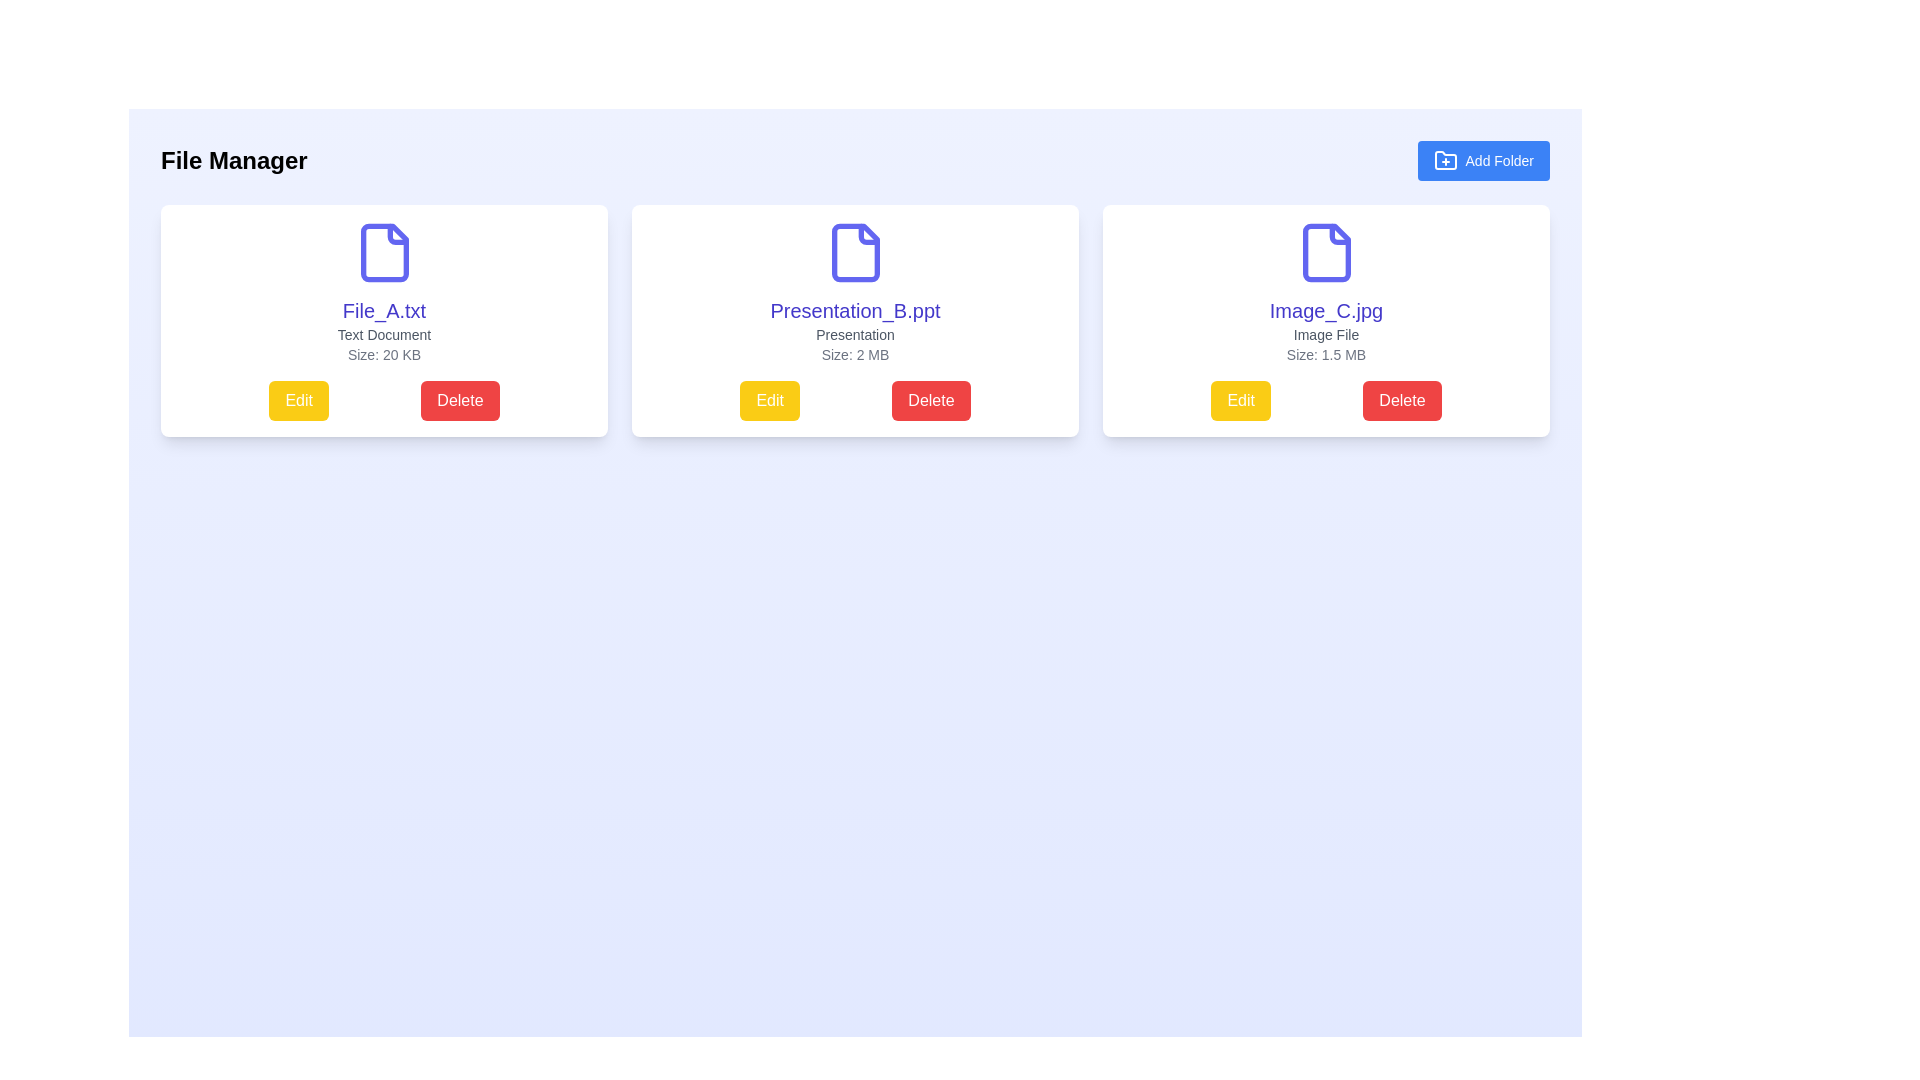 This screenshot has height=1080, width=1920. What do you see at coordinates (769, 401) in the screenshot?
I see `the bright yellow 'Edit' button with white text, located in the middle card below the file details` at bounding box center [769, 401].